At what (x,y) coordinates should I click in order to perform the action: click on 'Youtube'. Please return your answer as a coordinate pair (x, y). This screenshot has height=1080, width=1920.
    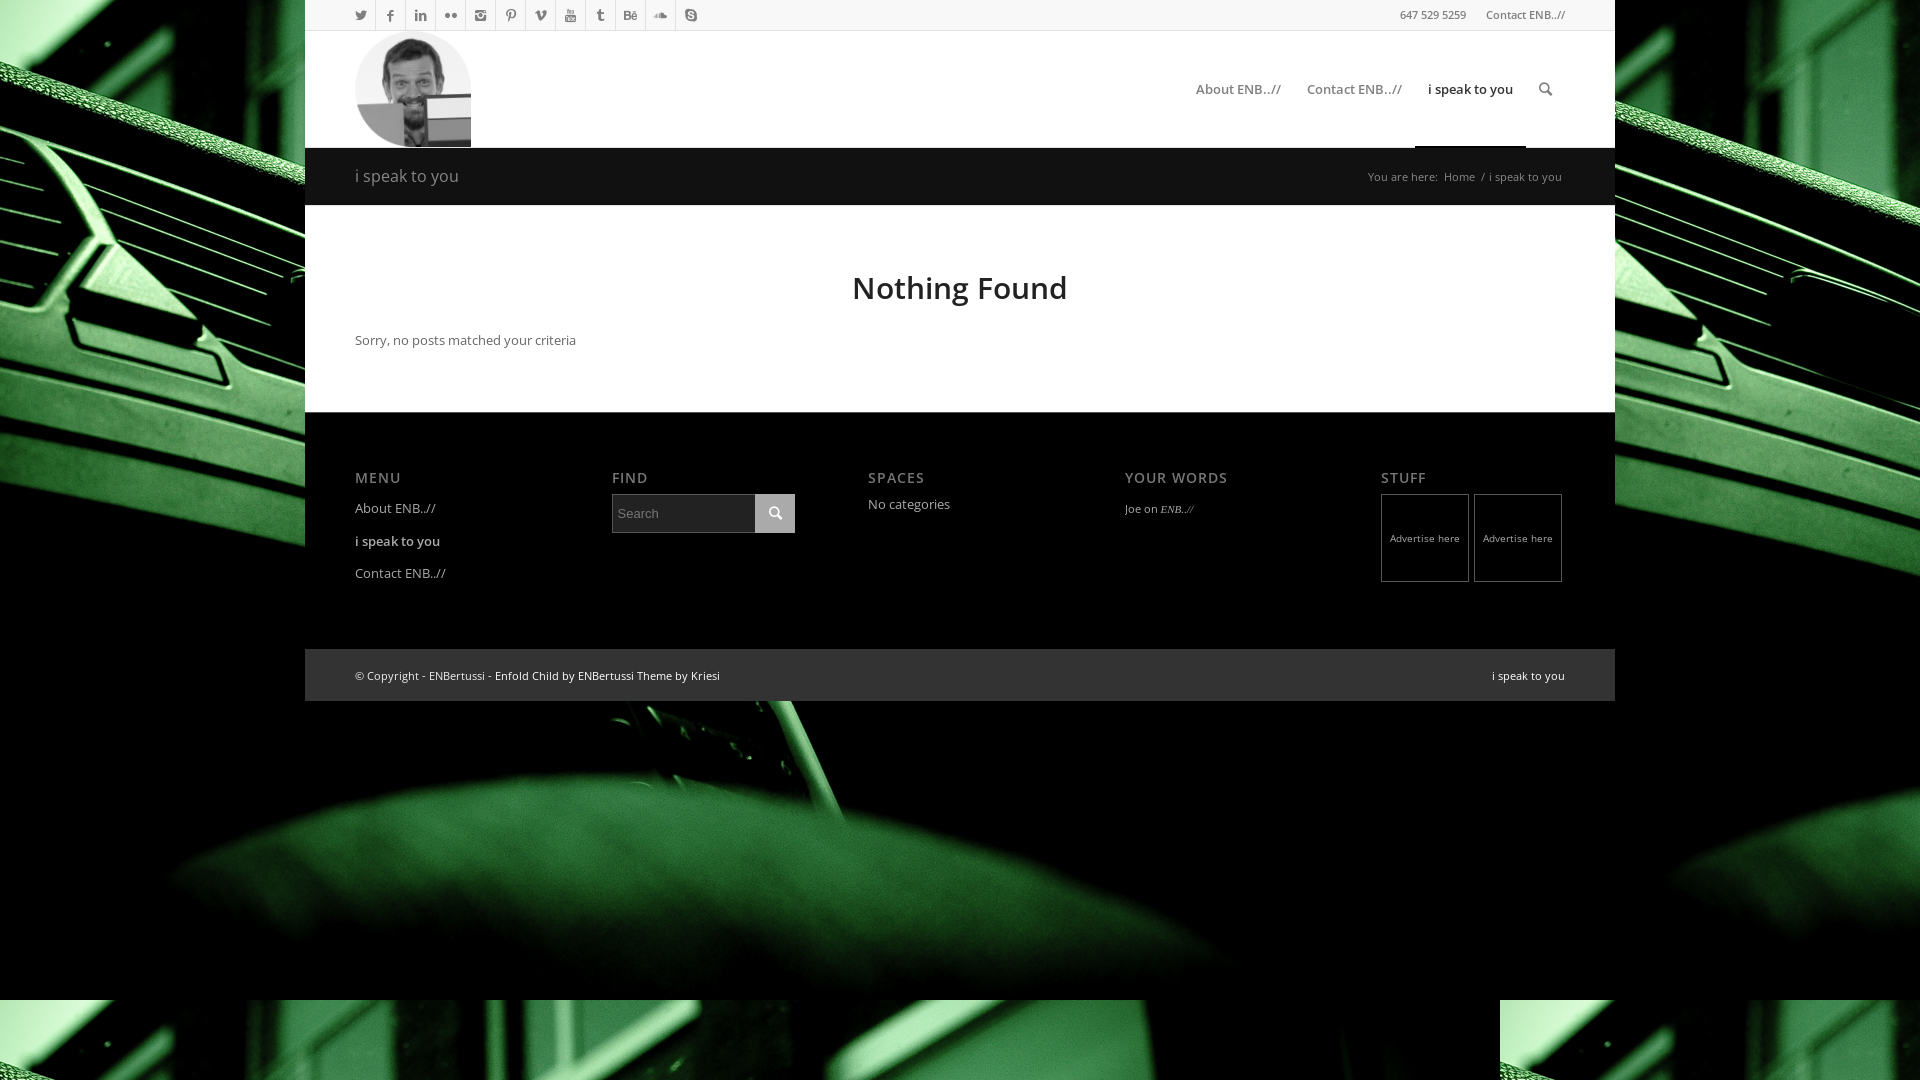
    Looking at the image, I should click on (569, 15).